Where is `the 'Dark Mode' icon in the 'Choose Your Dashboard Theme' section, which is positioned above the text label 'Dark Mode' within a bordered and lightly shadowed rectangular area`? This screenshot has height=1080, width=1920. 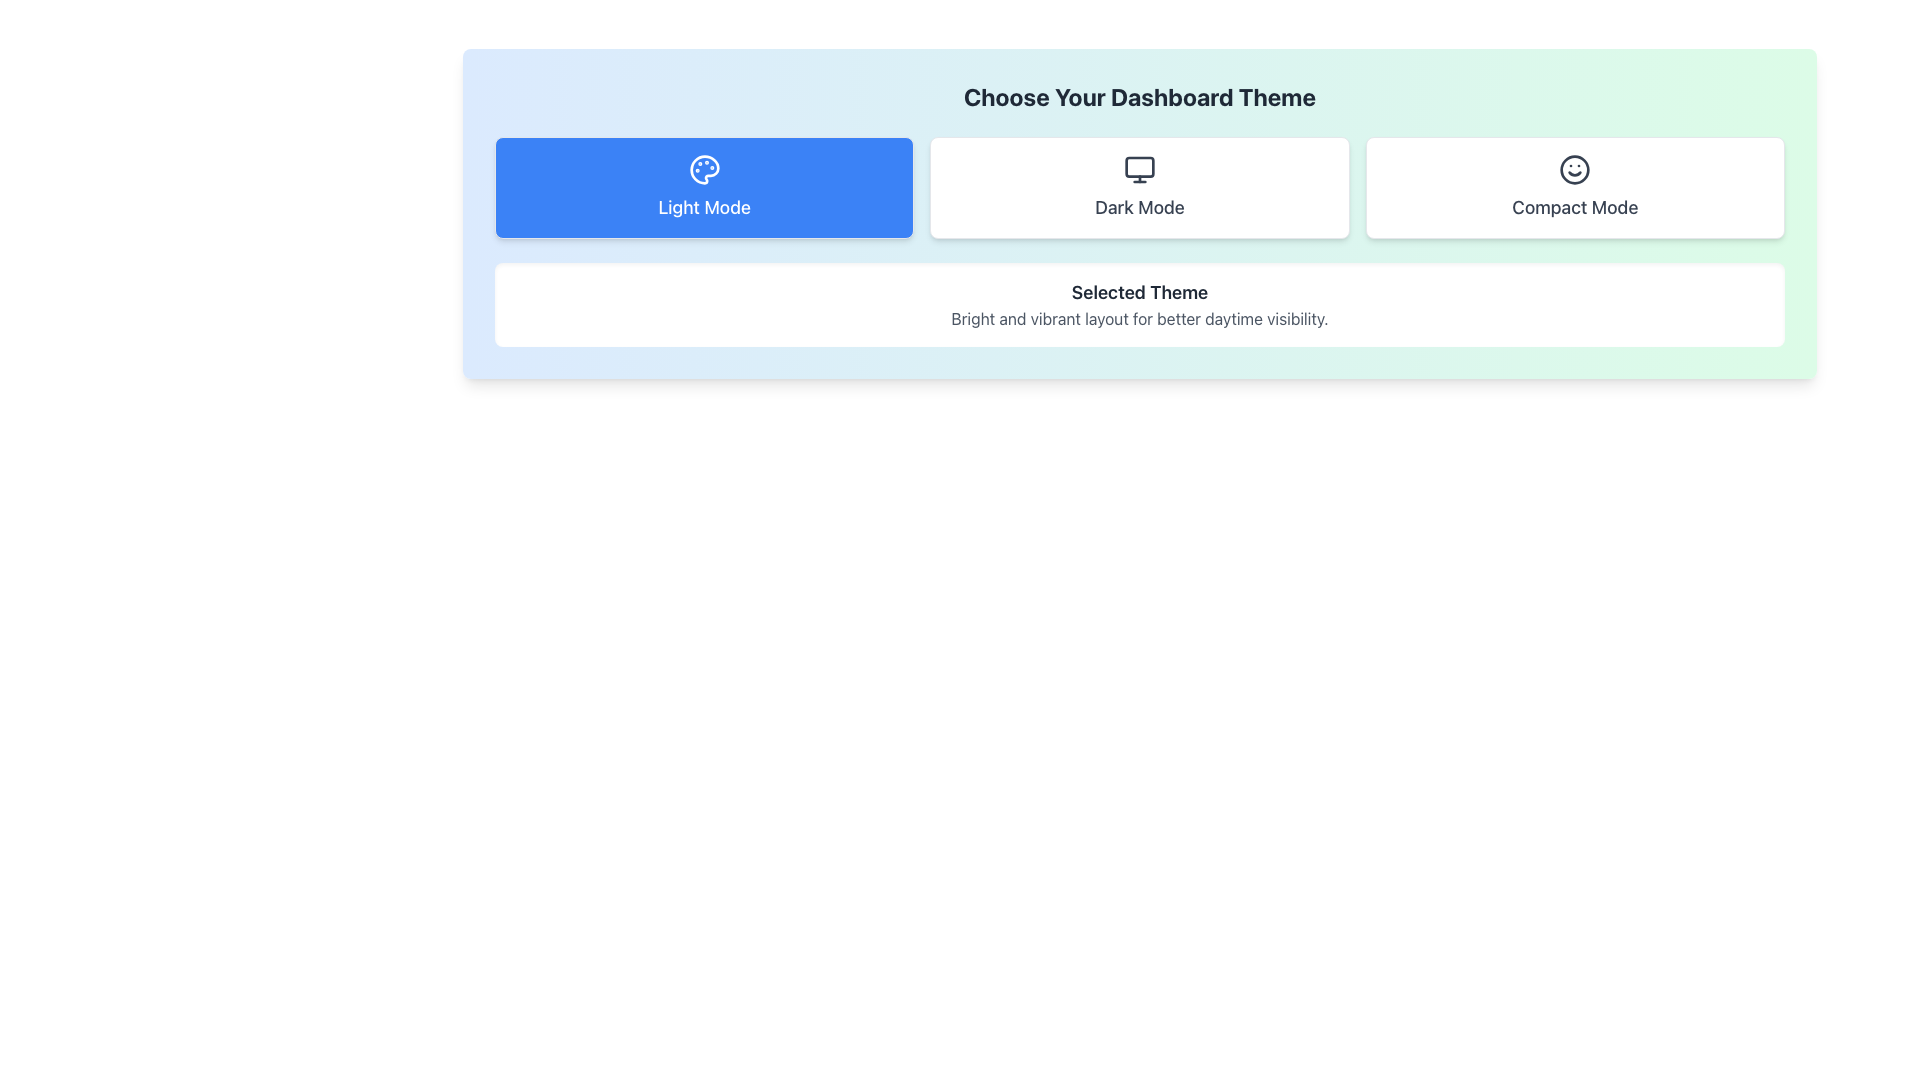 the 'Dark Mode' icon in the 'Choose Your Dashboard Theme' section, which is positioned above the text label 'Dark Mode' within a bordered and lightly shadowed rectangular area is located at coordinates (1139, 168).